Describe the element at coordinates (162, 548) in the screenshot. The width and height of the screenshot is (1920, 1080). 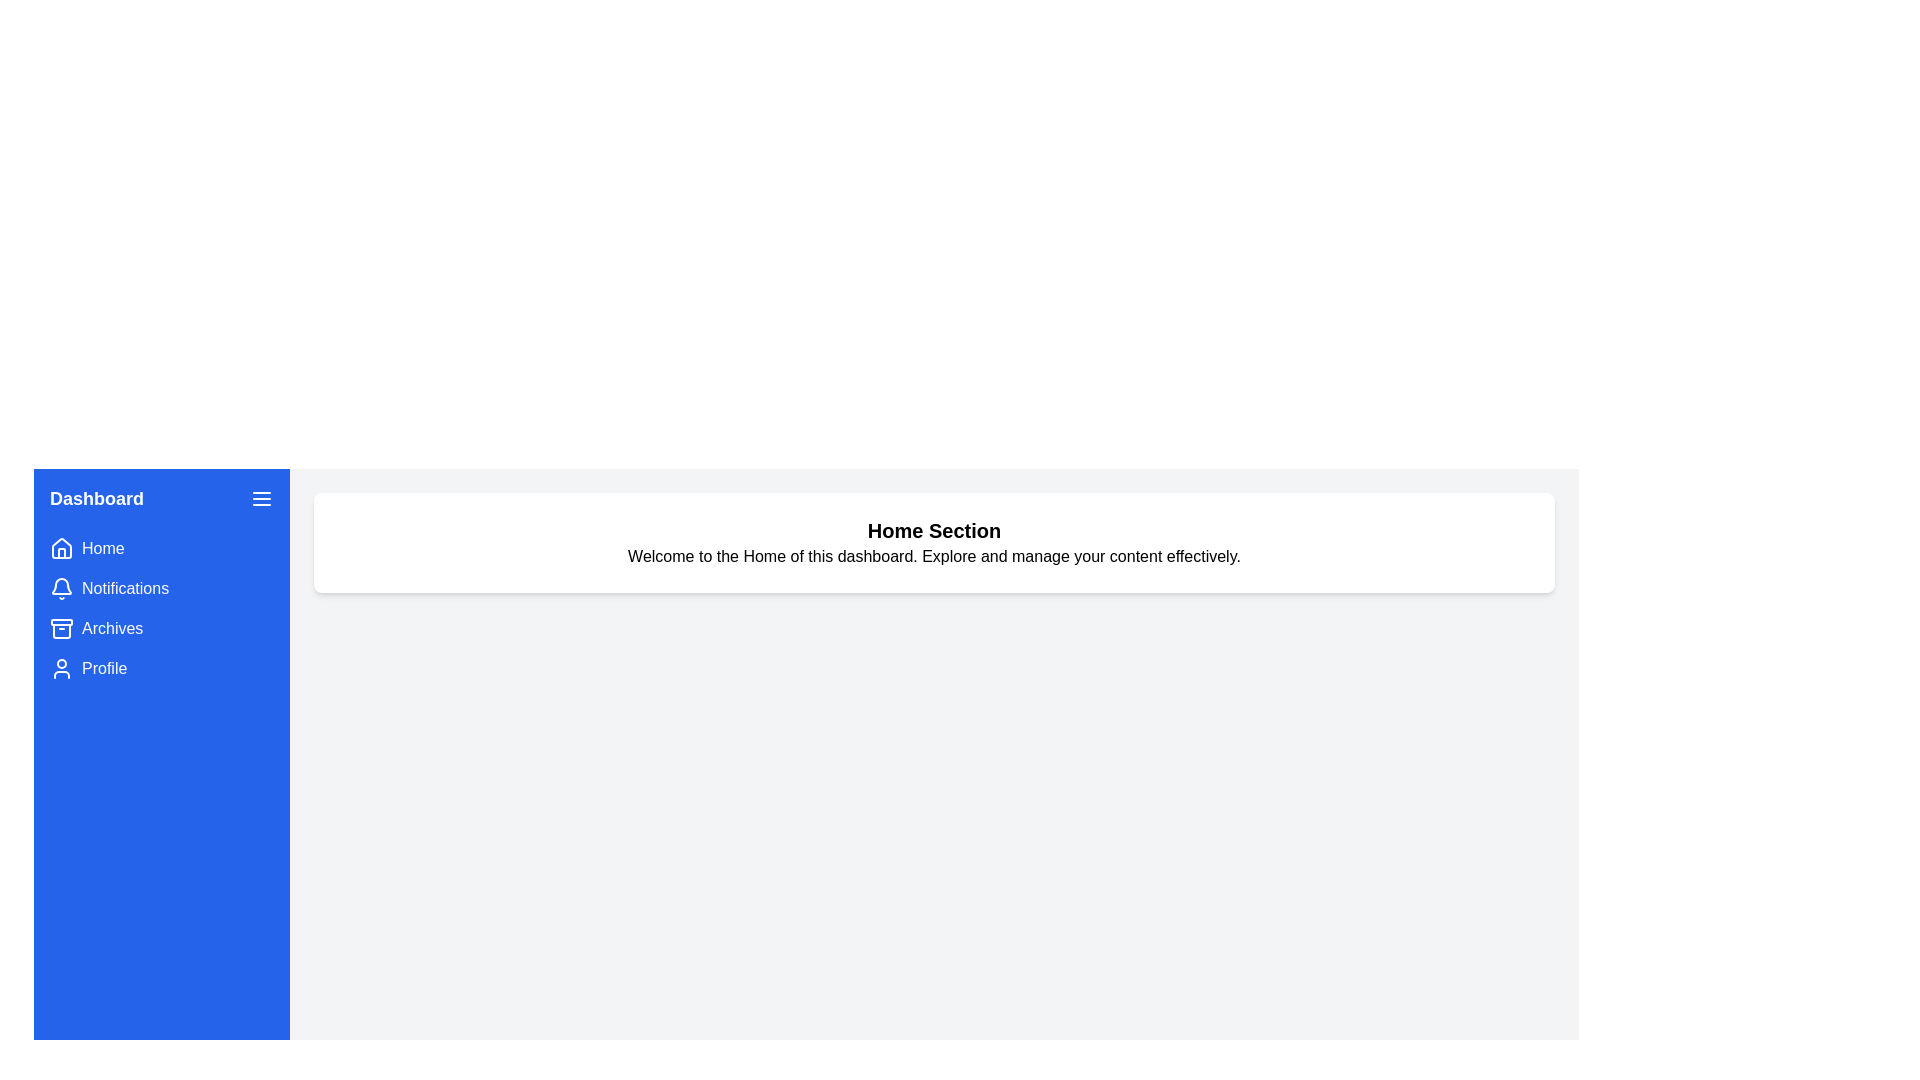
I see `the first navigation menu item in the left sidebar` at that location.